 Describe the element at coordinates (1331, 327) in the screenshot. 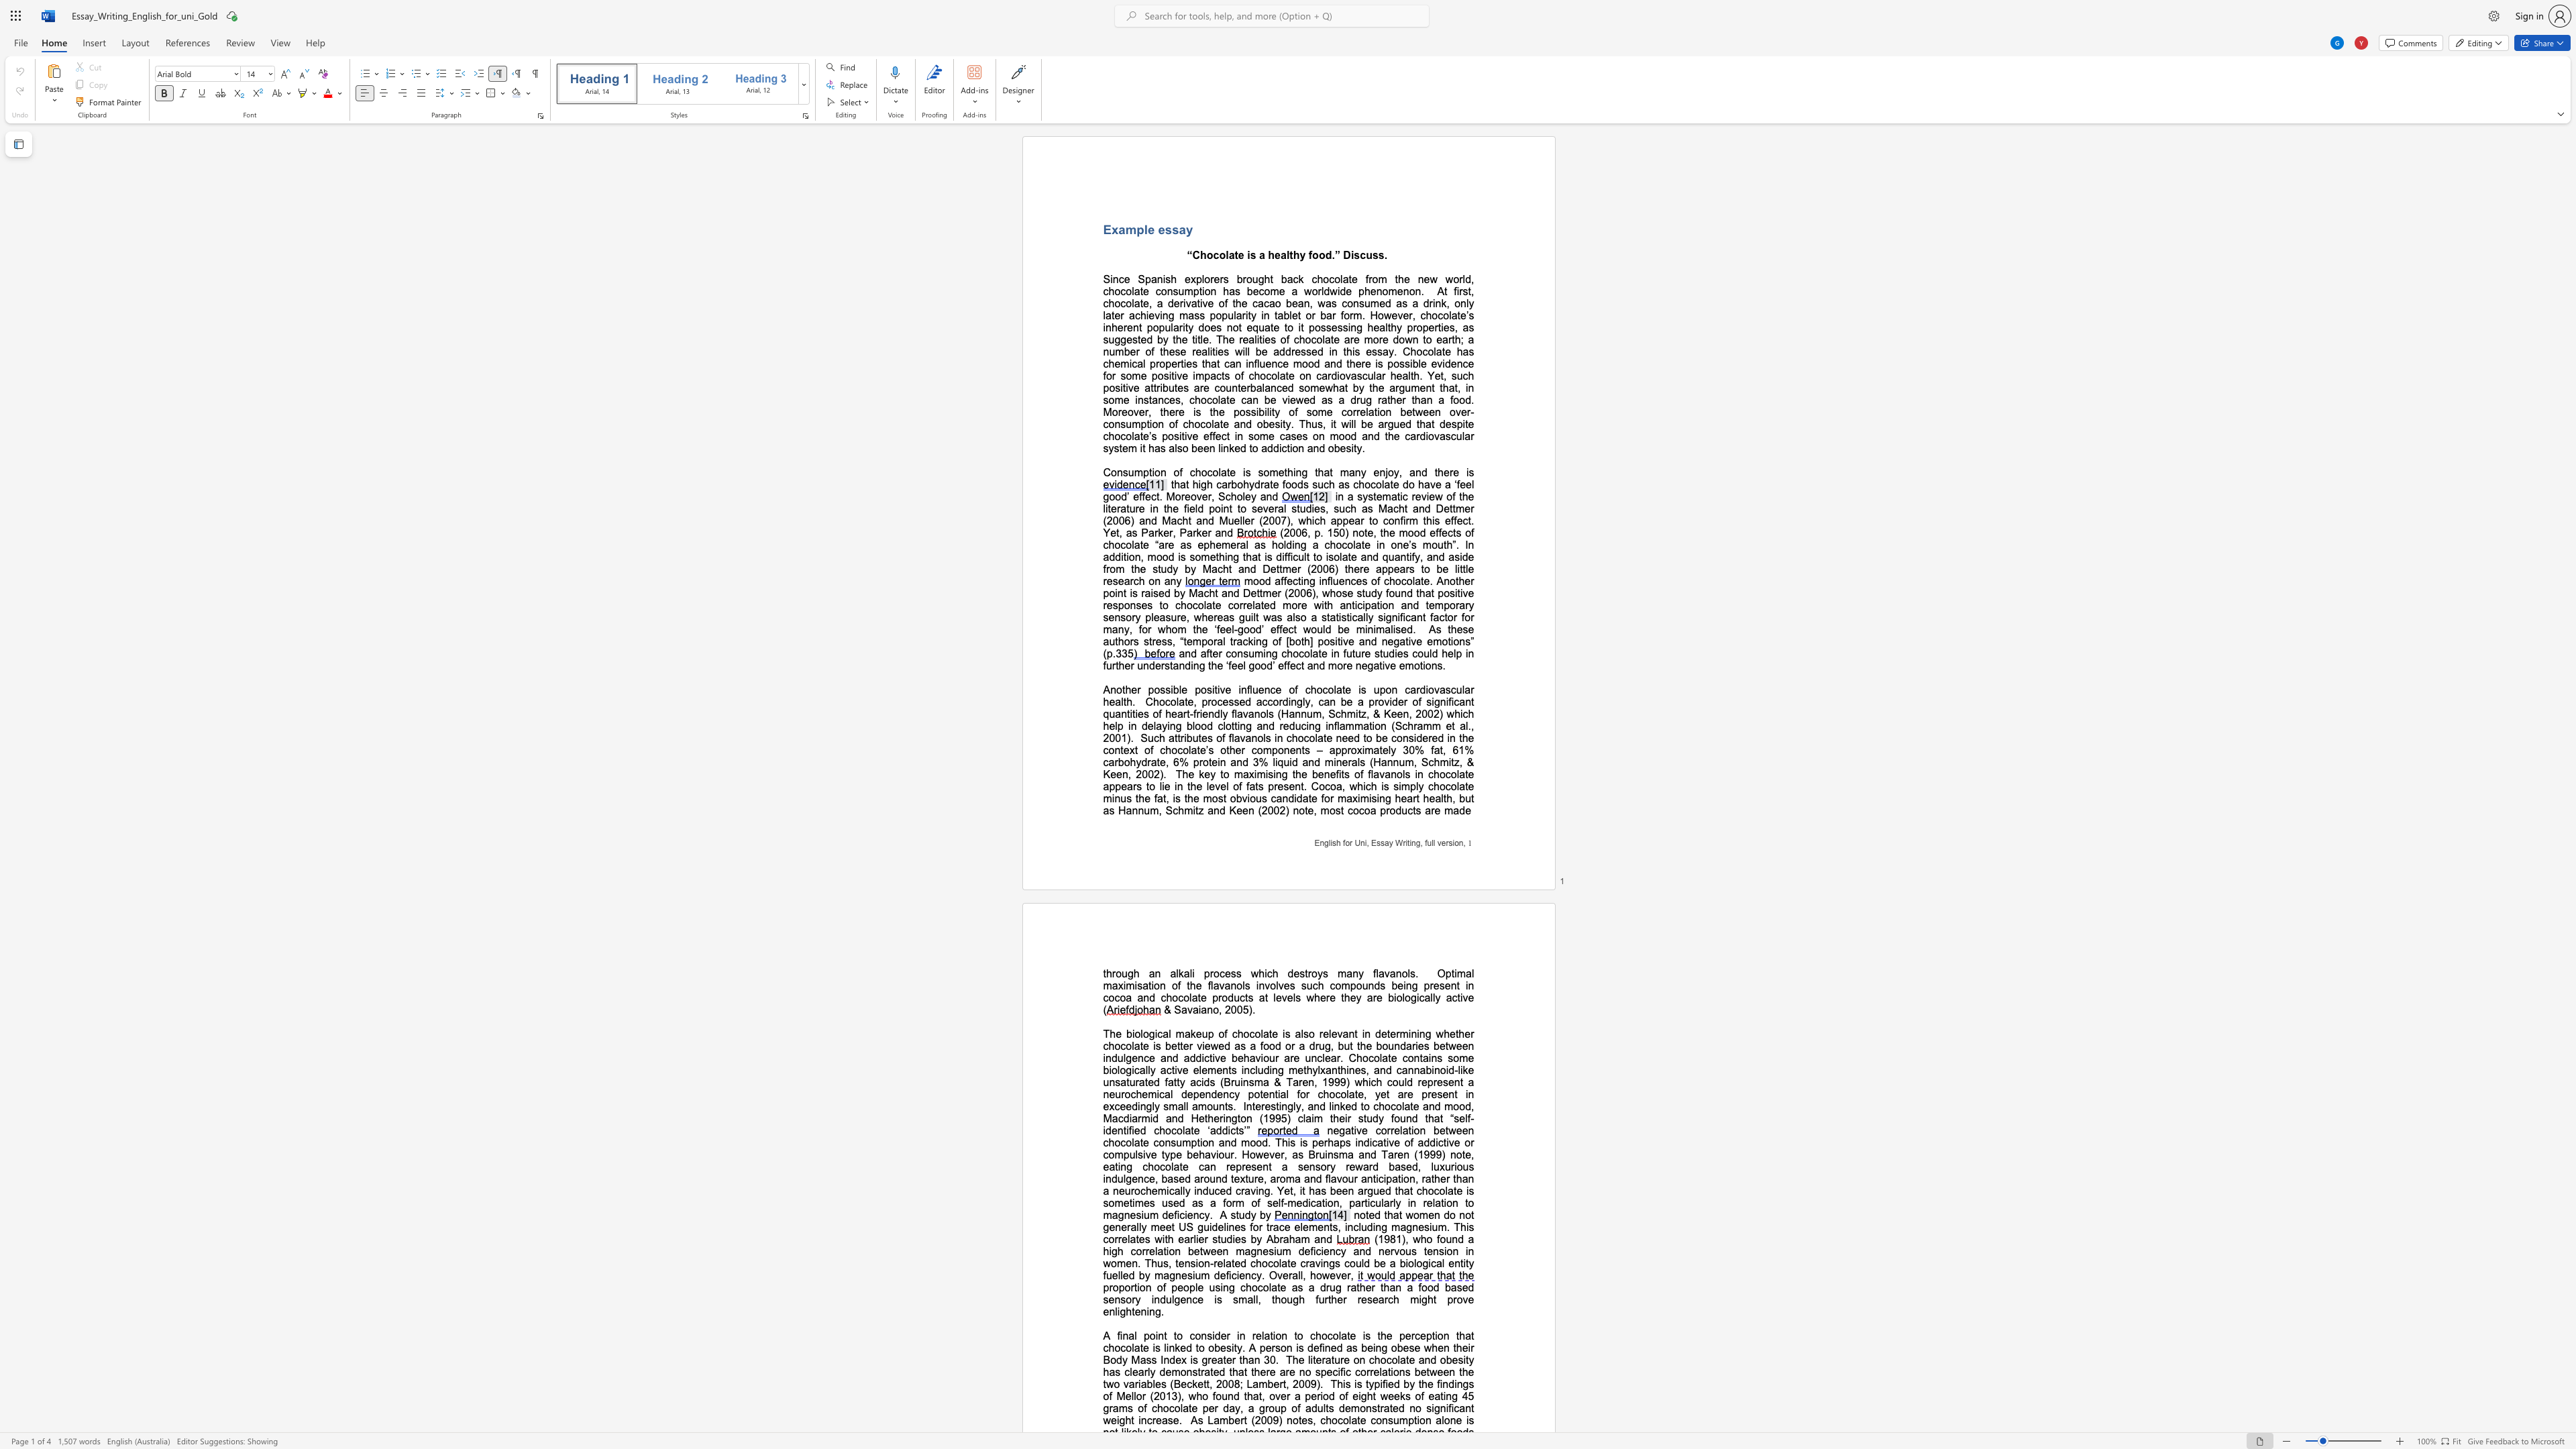

I see `the subset text "es" within the text "possessing"` at that location.